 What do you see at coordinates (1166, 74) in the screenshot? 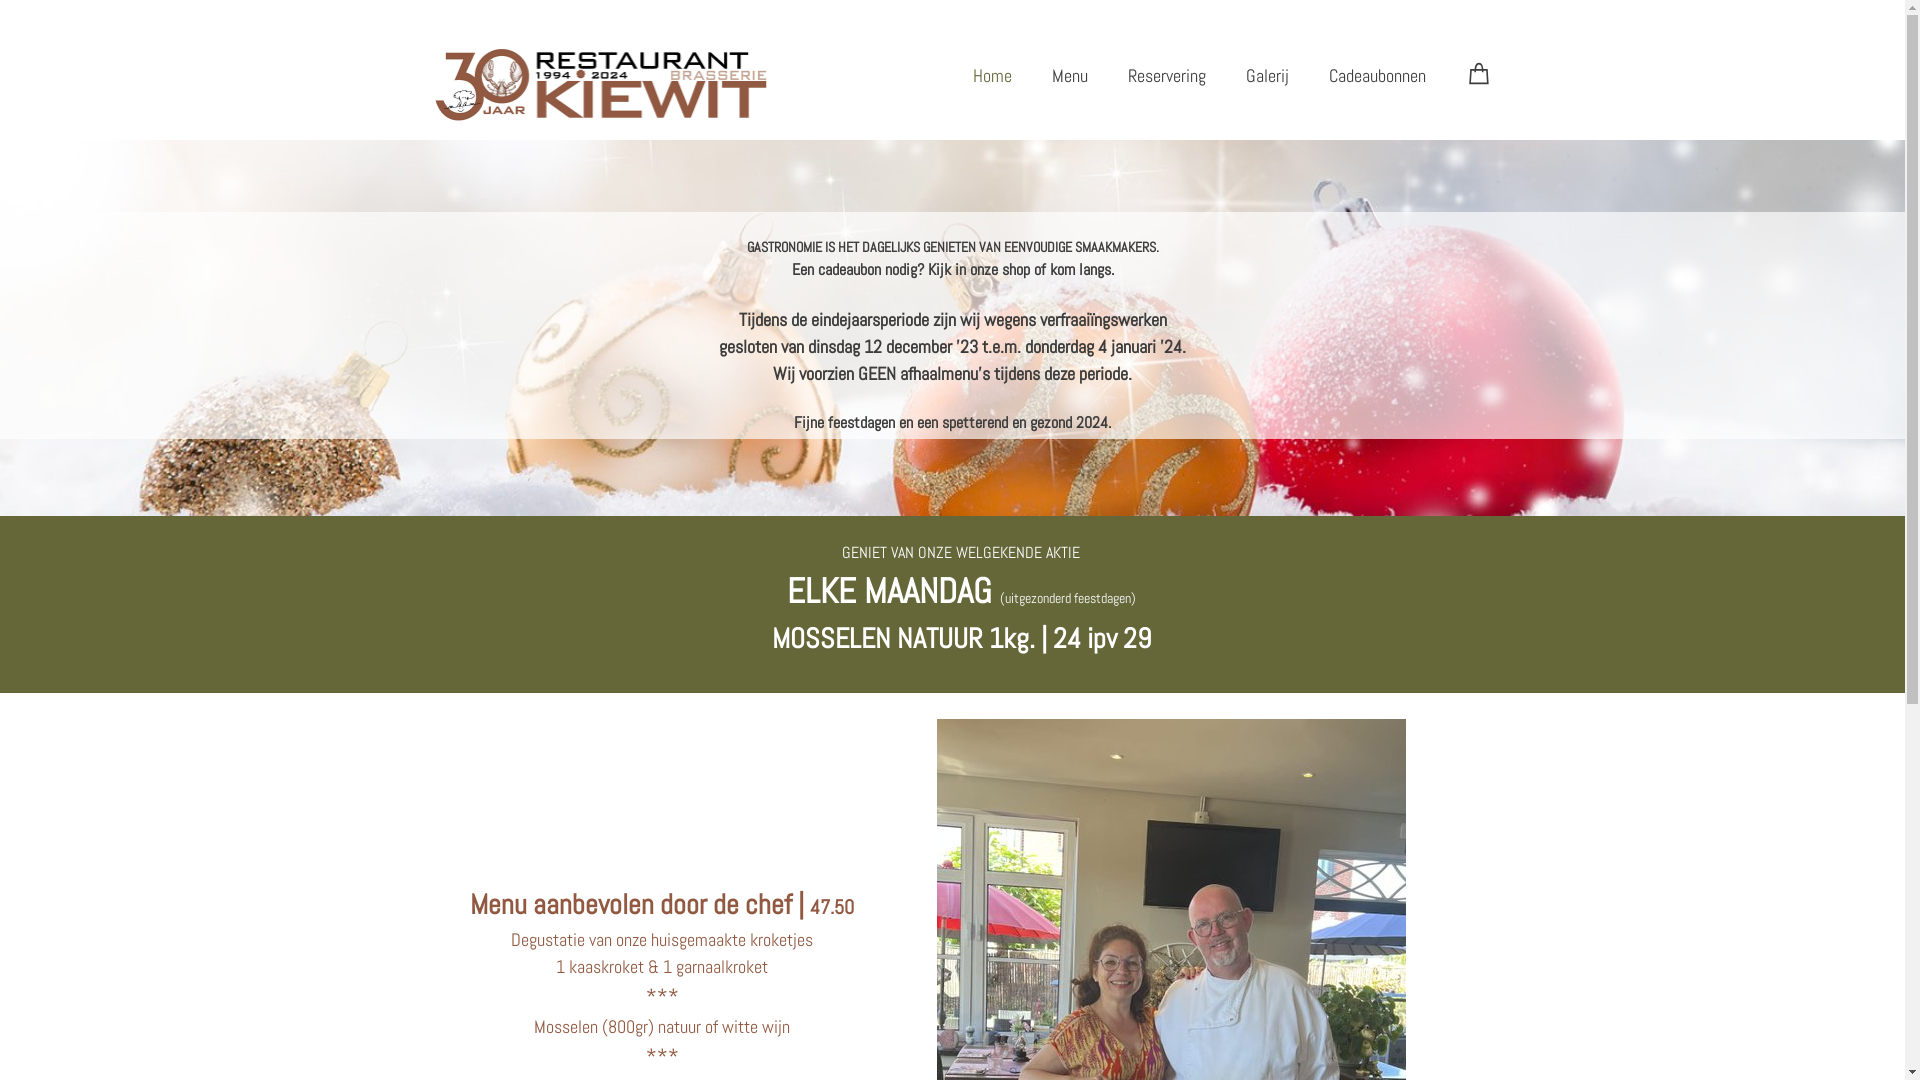
I see `'Reservering'` at bounding box center [1166, 74].